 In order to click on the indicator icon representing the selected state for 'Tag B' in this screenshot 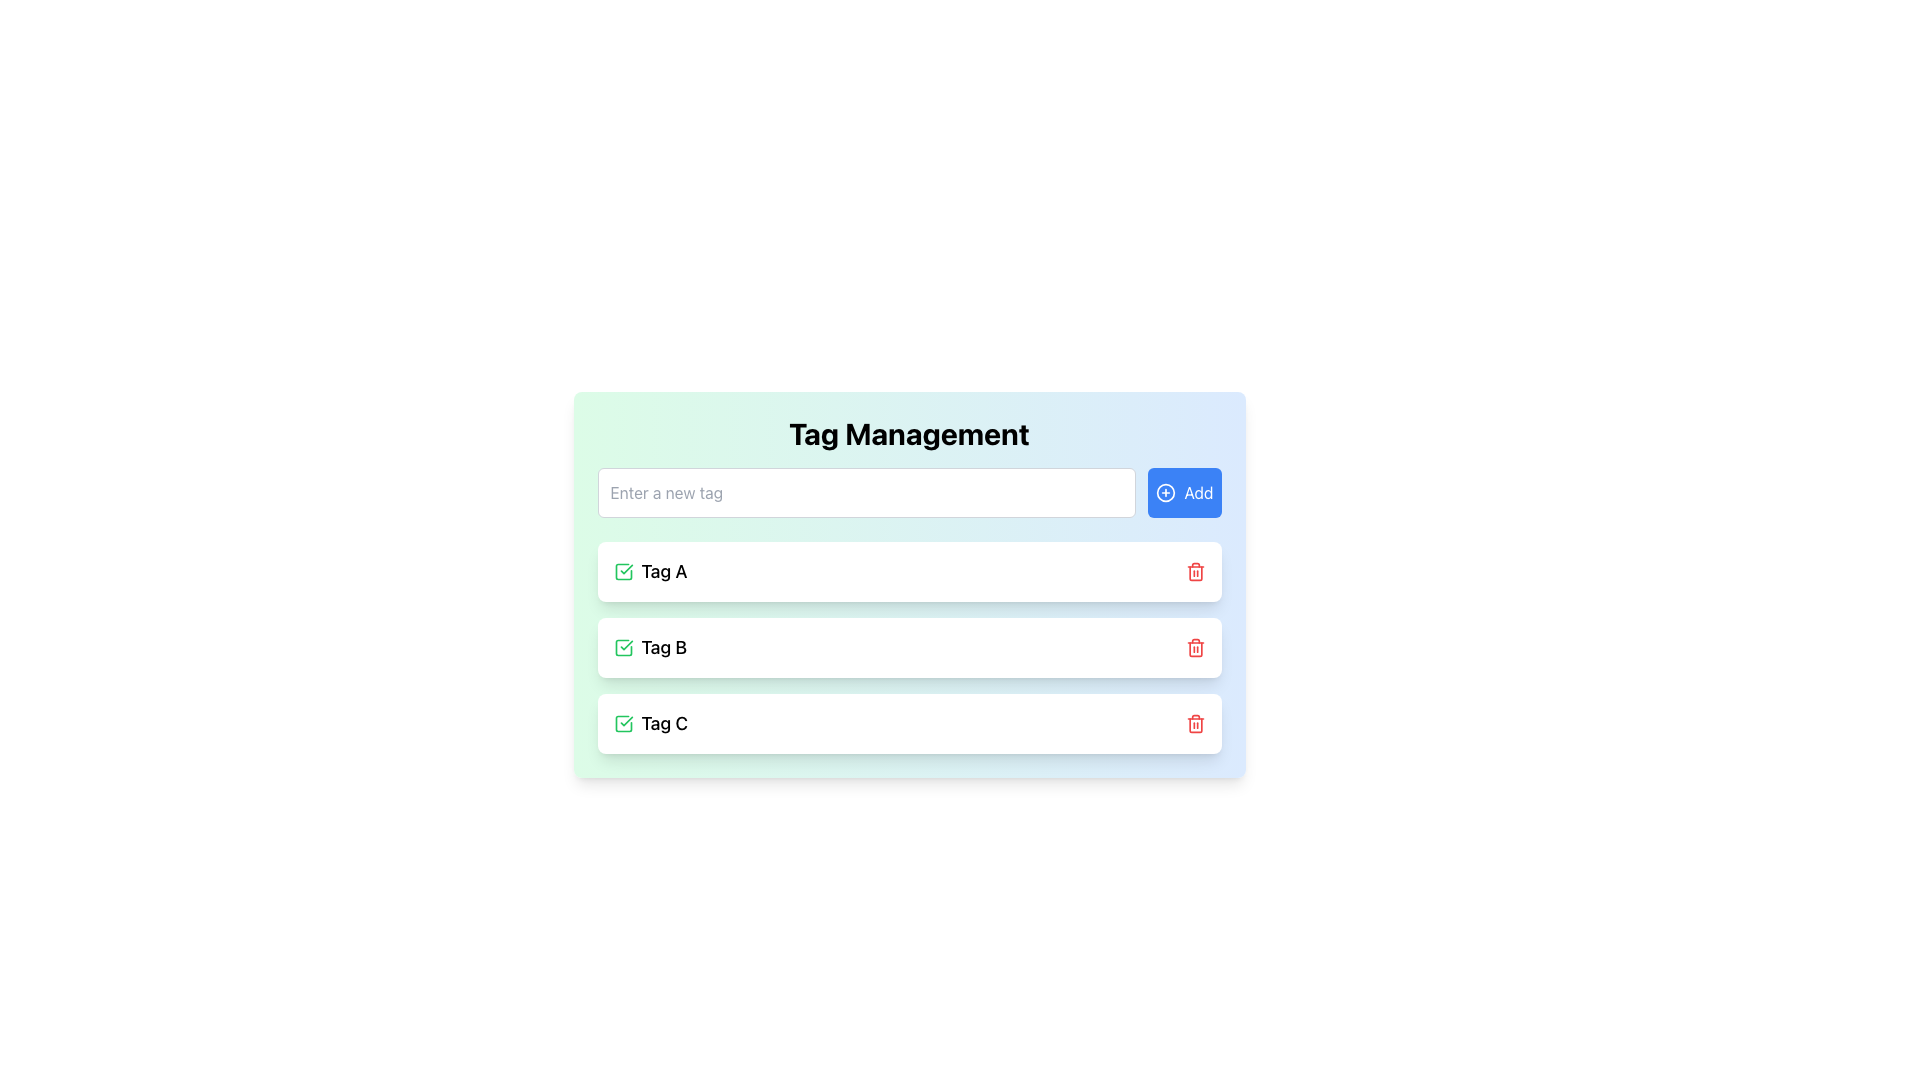, I will do `click(622, 648)`.